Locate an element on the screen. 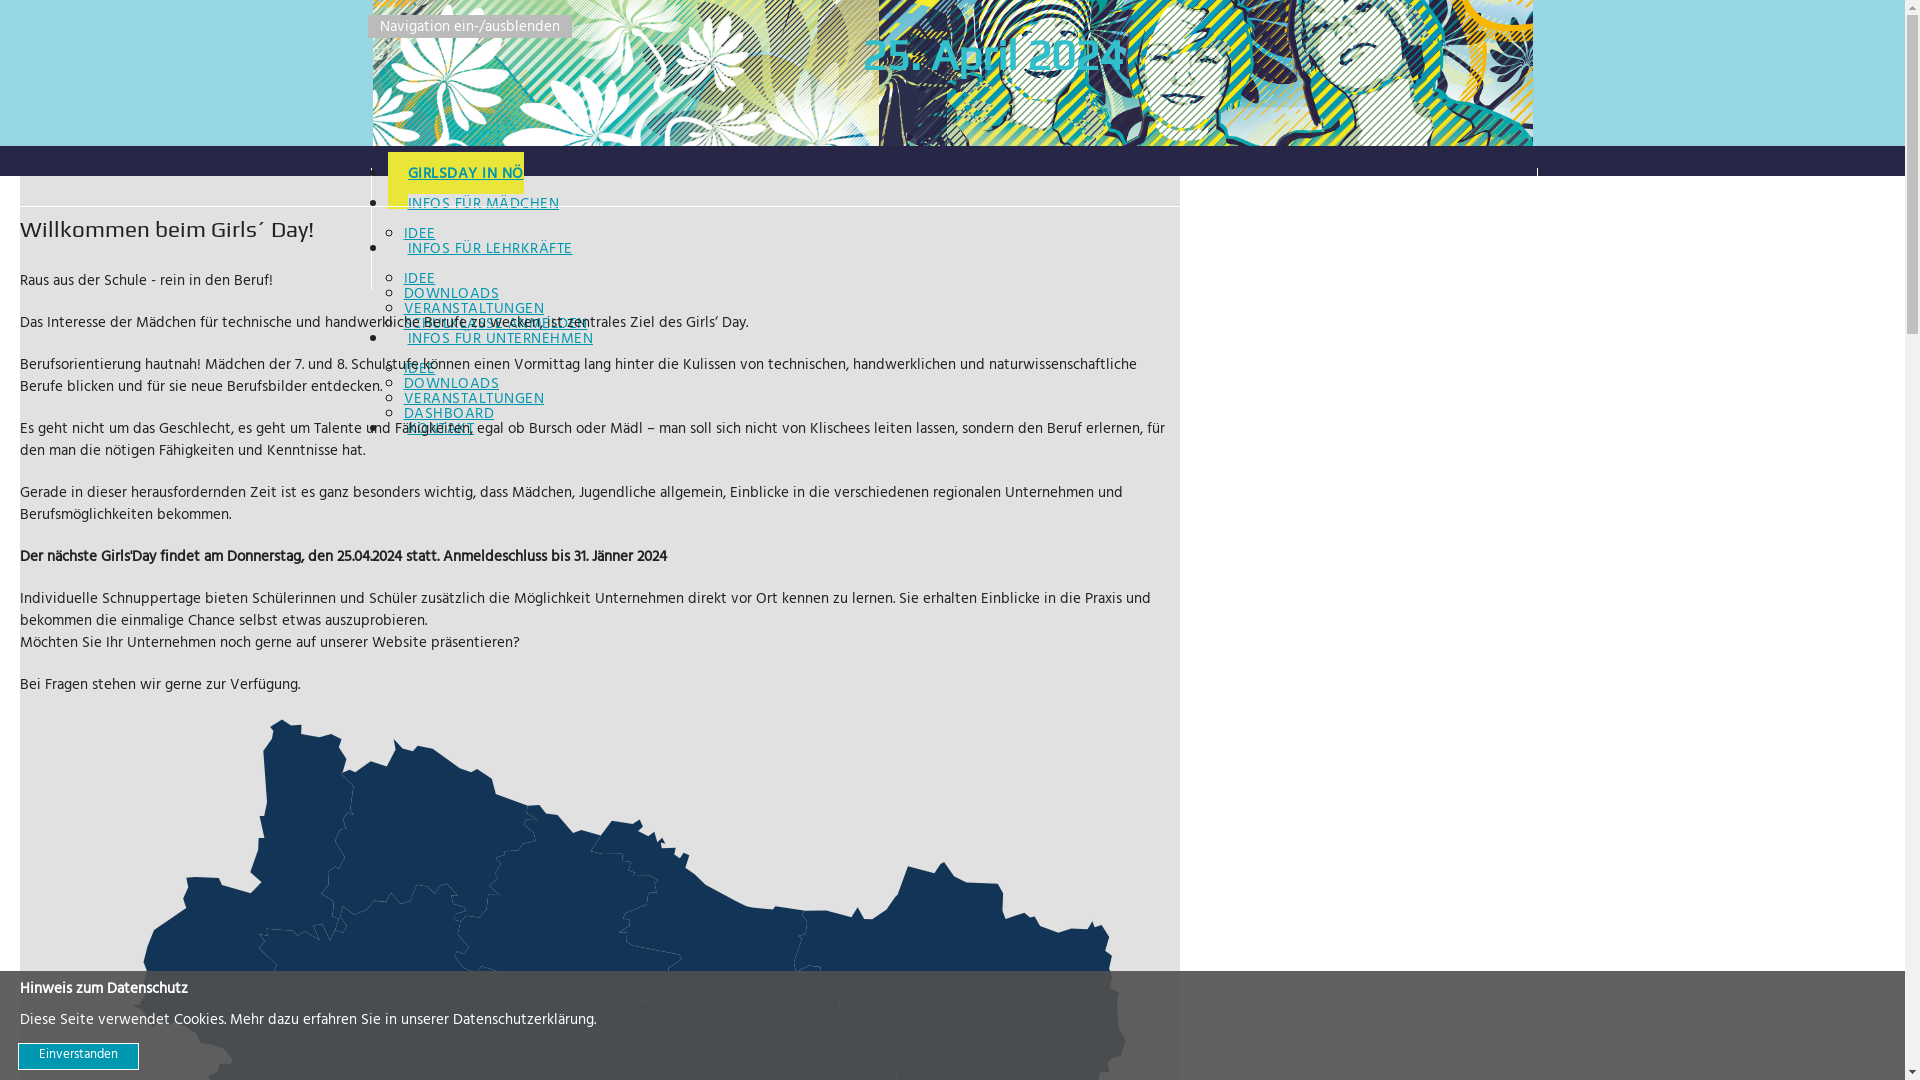 The image size is (1920, 1080). 'Einverstanden' is located at coordinates (78, 1055).